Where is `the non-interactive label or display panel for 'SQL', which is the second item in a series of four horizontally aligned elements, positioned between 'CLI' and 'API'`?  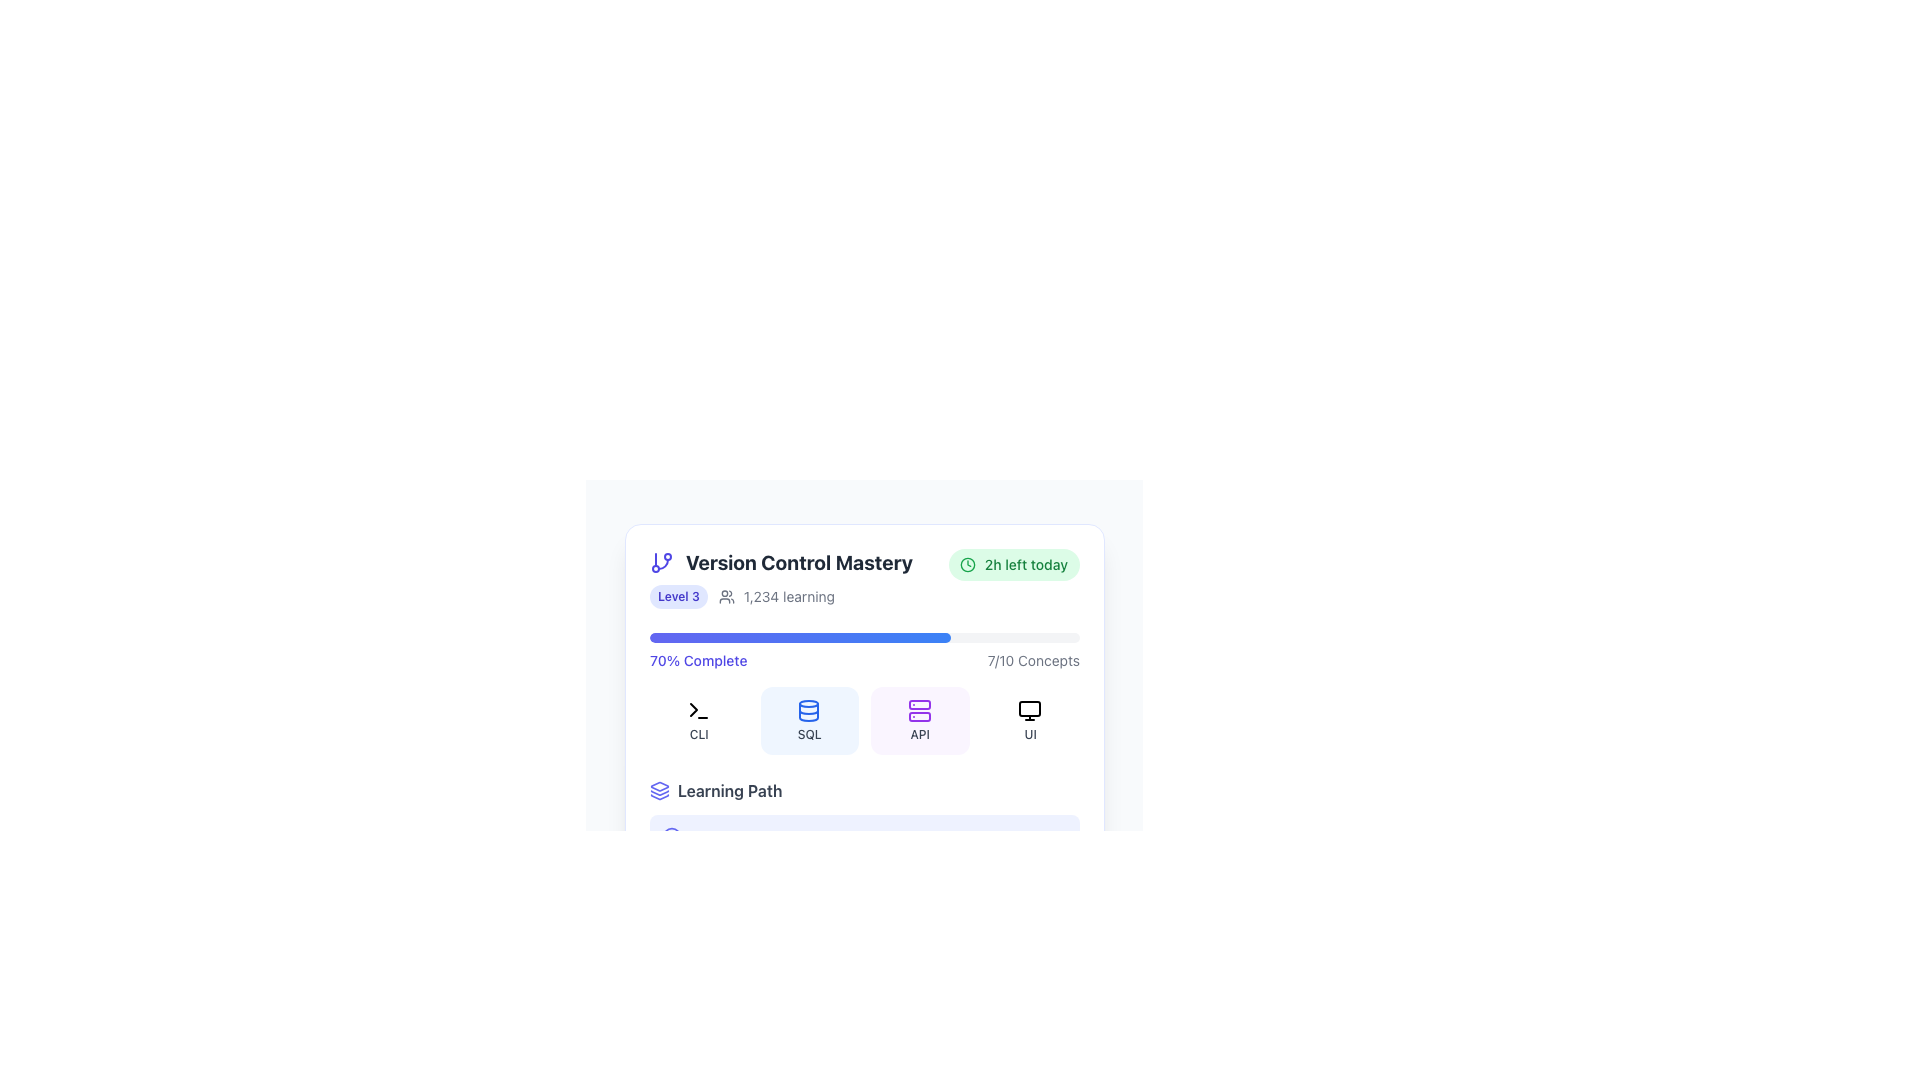
the non-interactive label or display panel for 'SQL', which is the second item in a series of four horizontally aligned elements, positioned between 'CLI' and 'API' is located at coordinates (809, 721).